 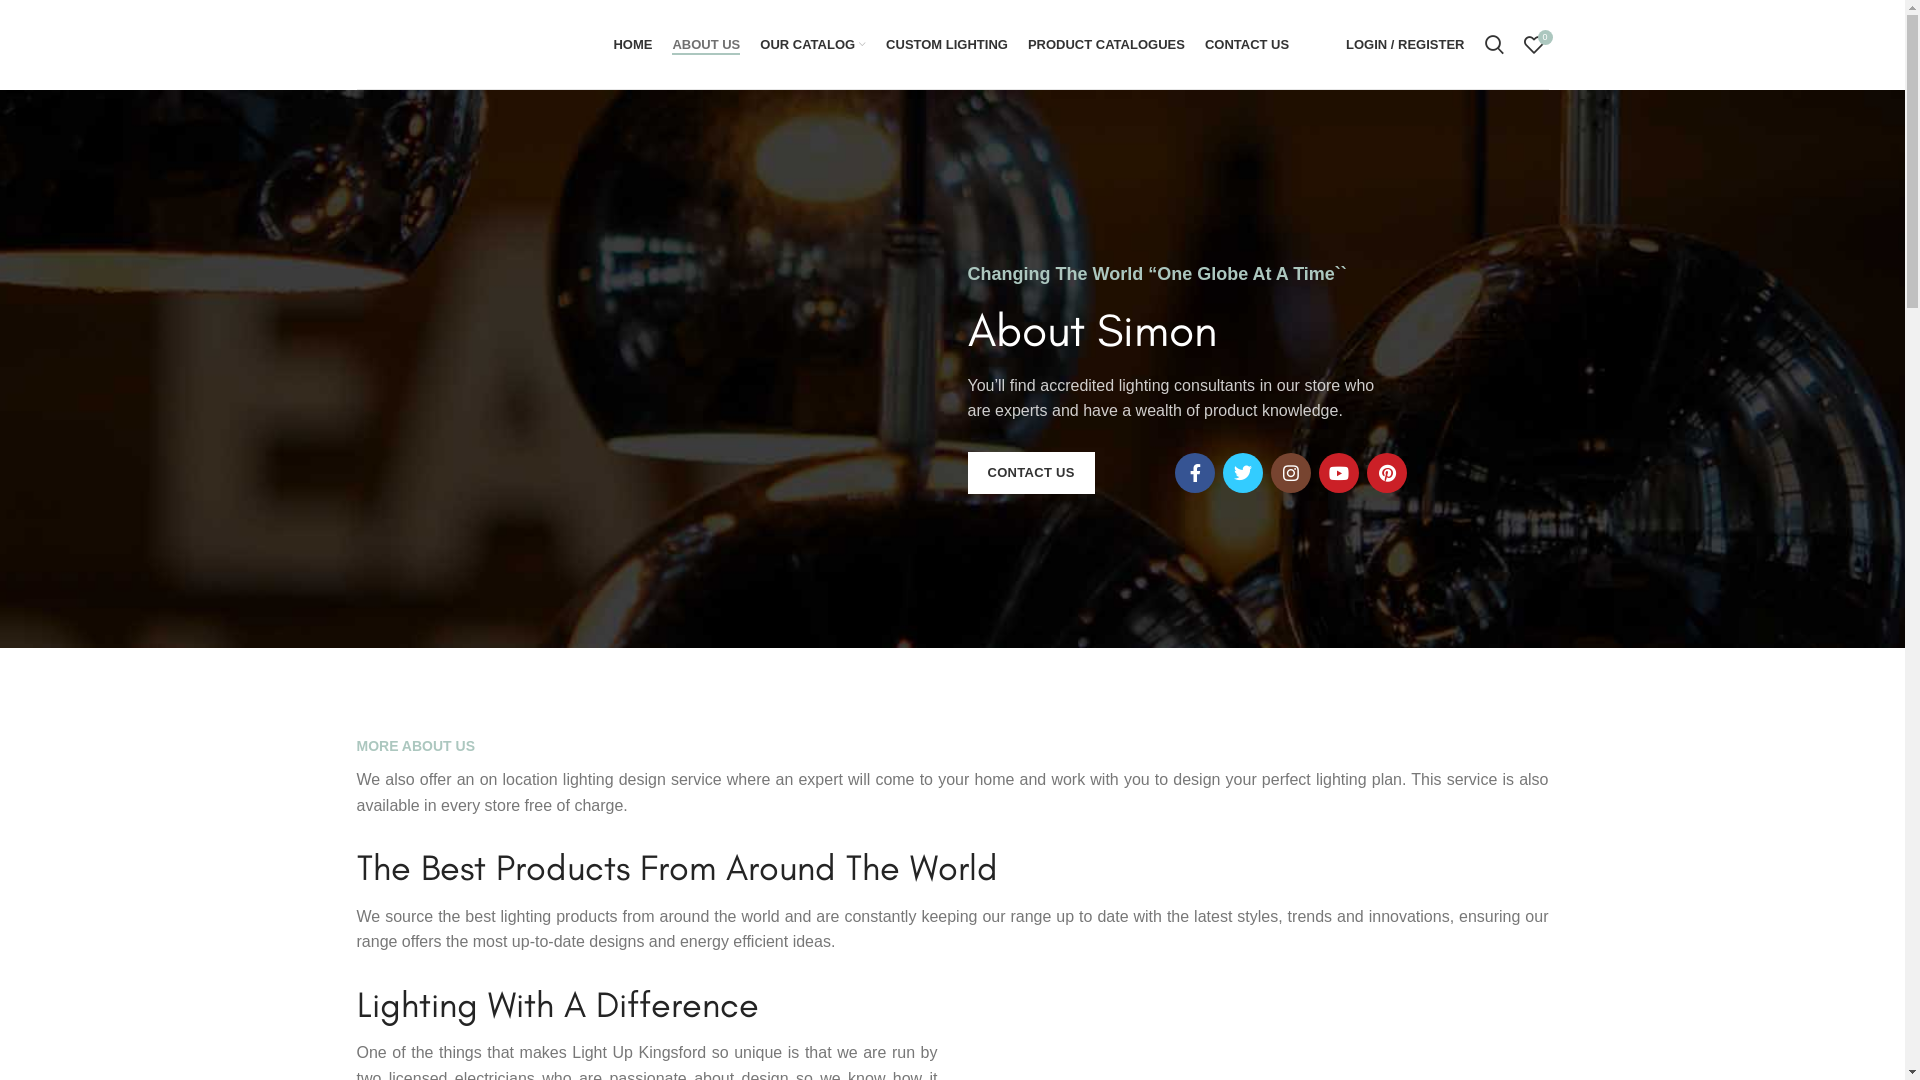 What do you see at coordinates (748, 43) in the screenshot?
I see `'OUR CATALOG'` at bounding box center [748, 43].